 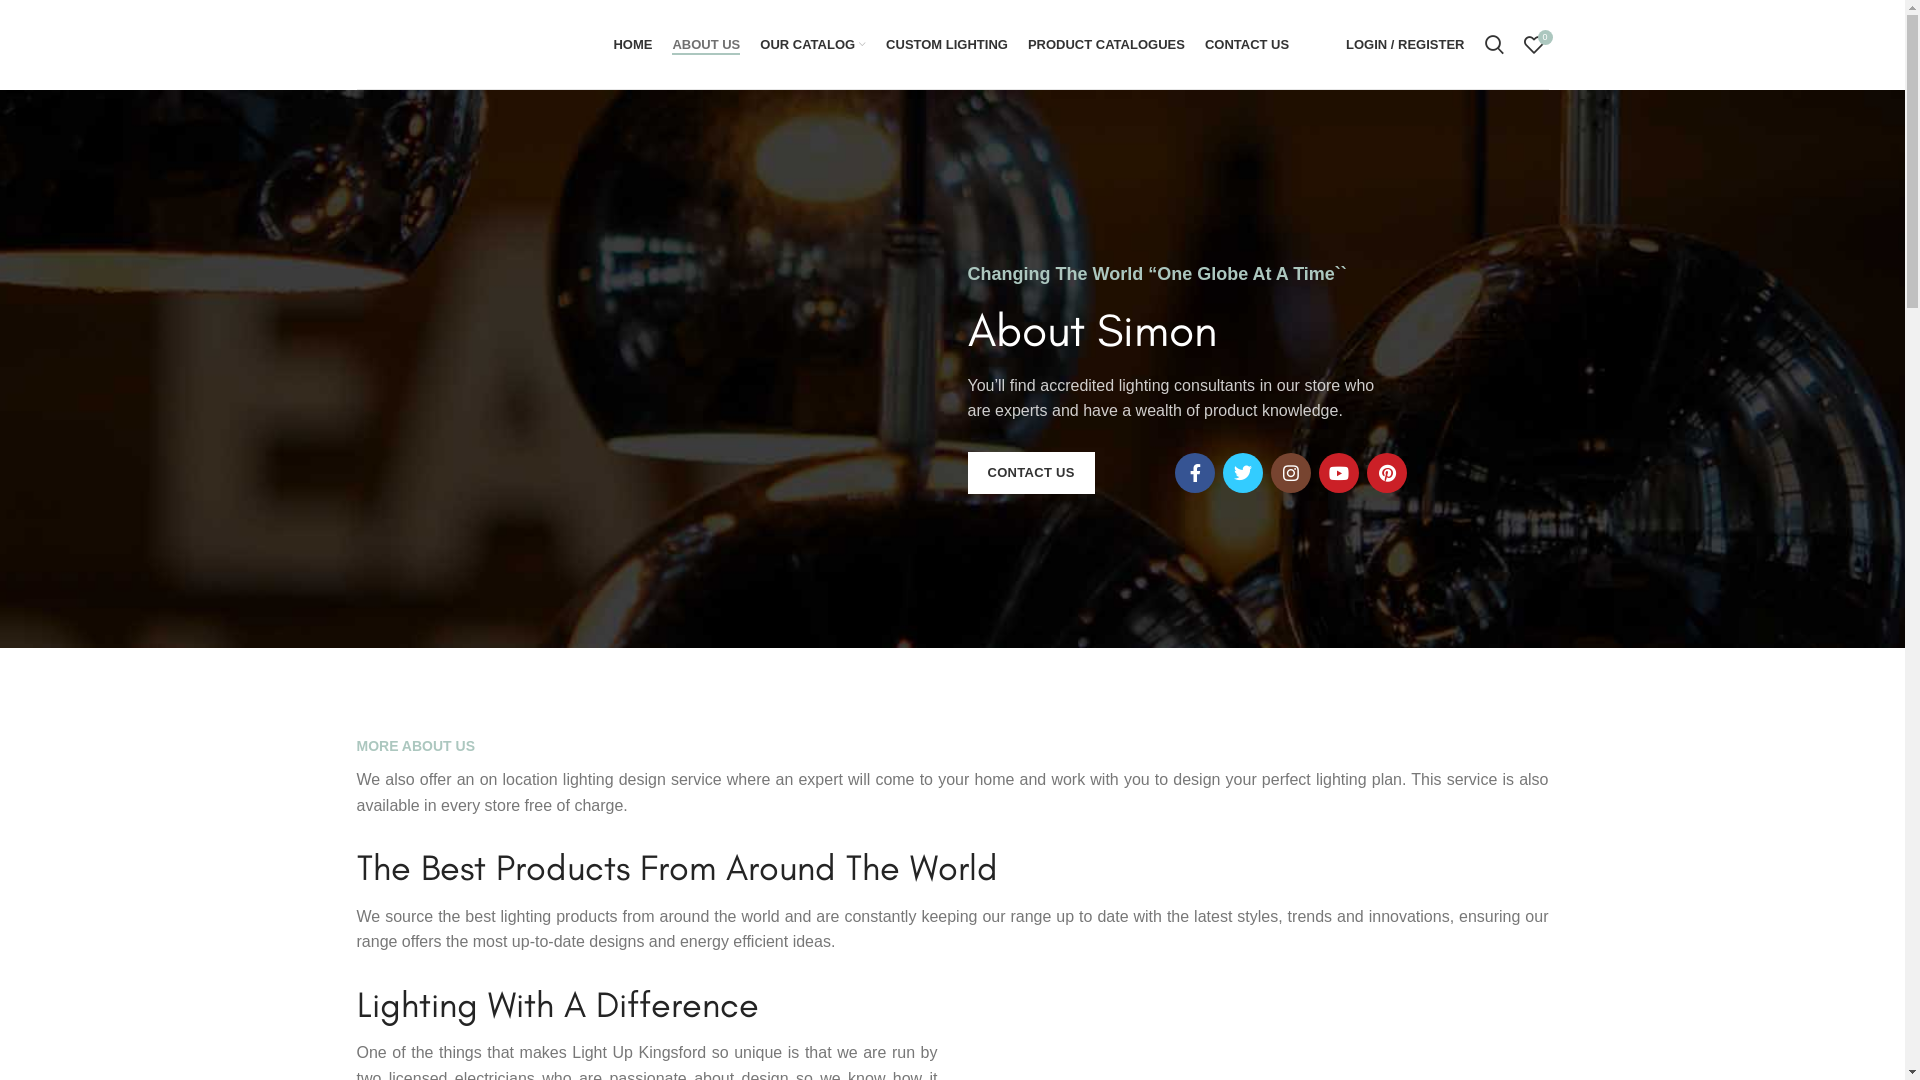 What do you see at coordinates (748, 43) in the screenshot?
I see `'OUR CATALOG'` at bounding box center [748, 43].